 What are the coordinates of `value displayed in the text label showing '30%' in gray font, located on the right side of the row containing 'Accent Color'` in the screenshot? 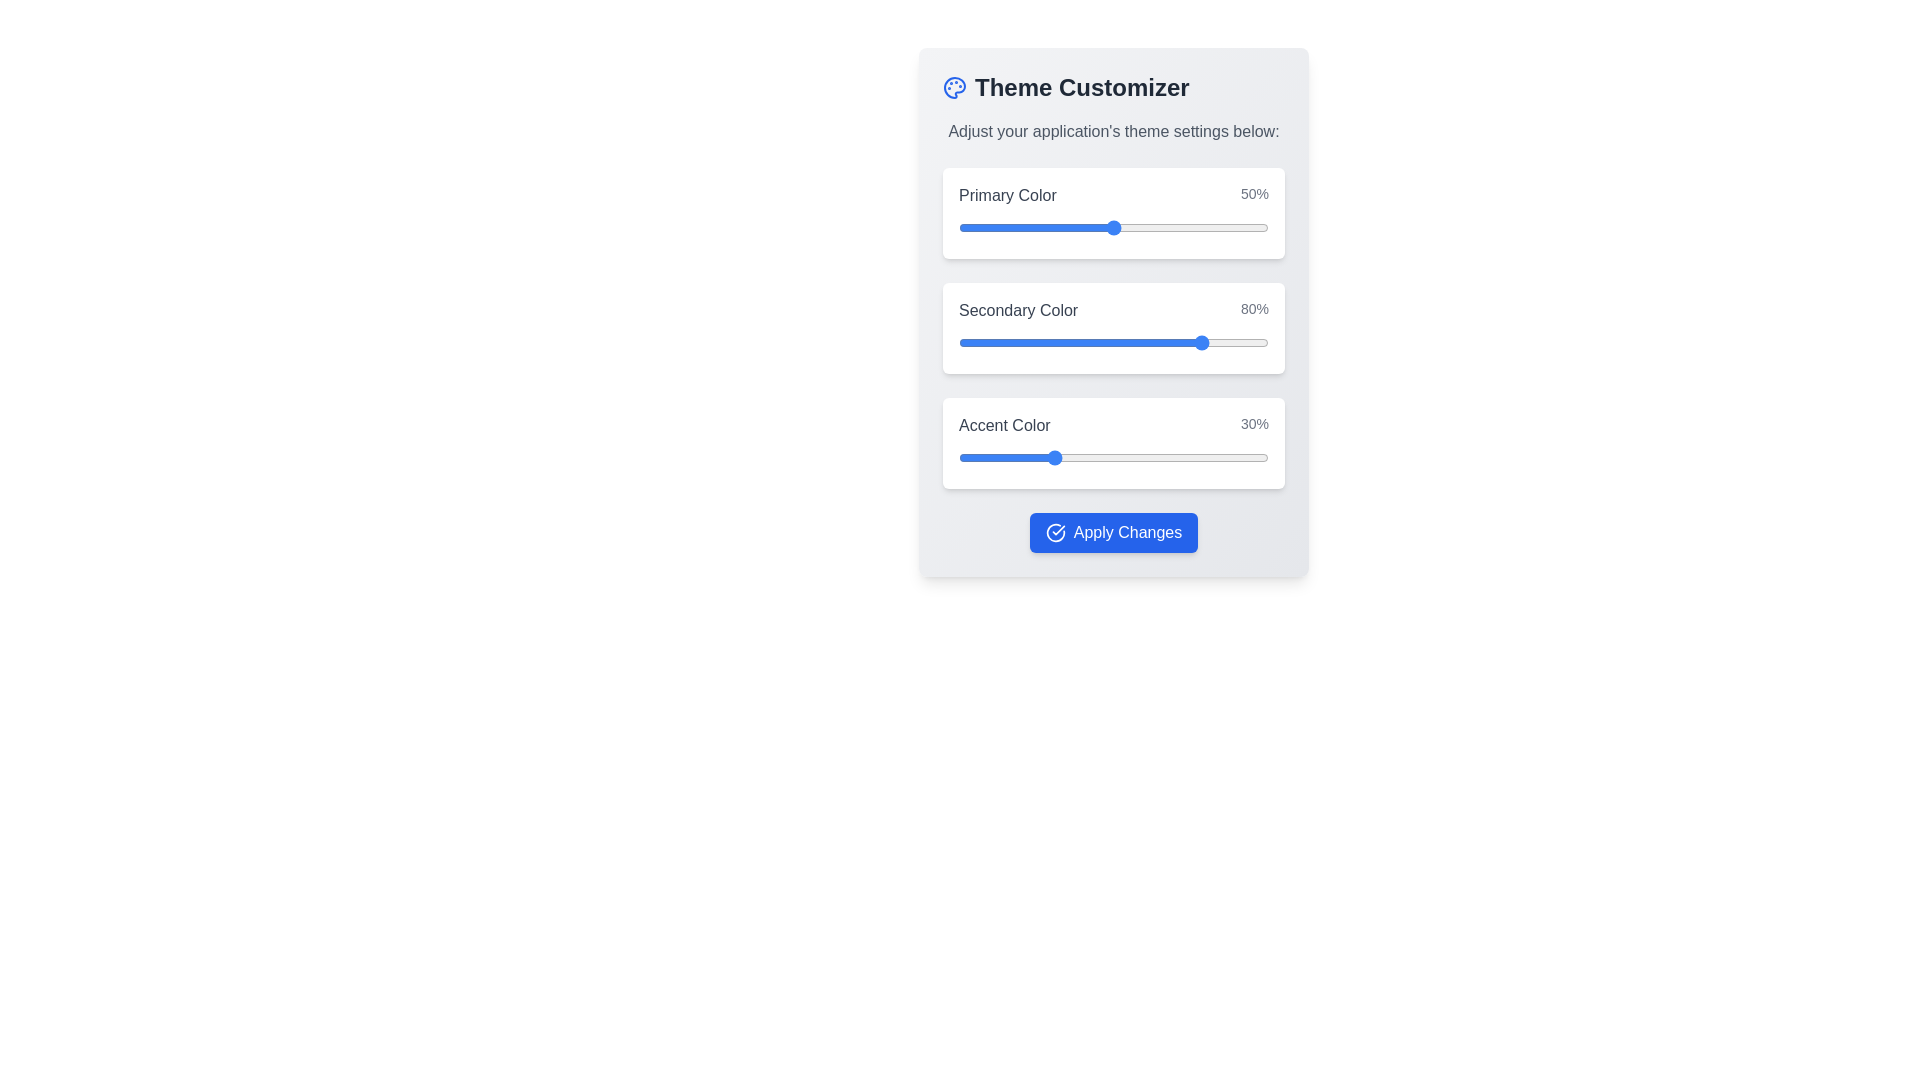 It's located at (1253, 424).